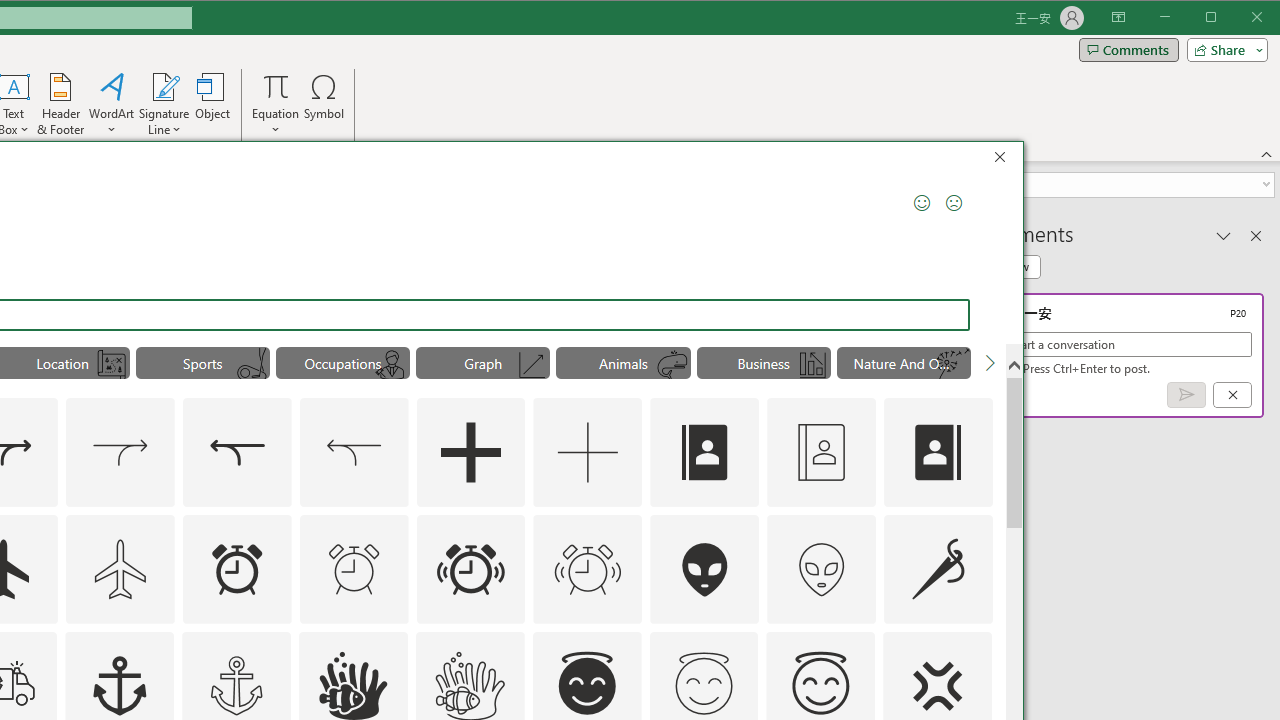  I want to click on 'AutomationID: Icons_Dandelion_M', so click(951, 365).